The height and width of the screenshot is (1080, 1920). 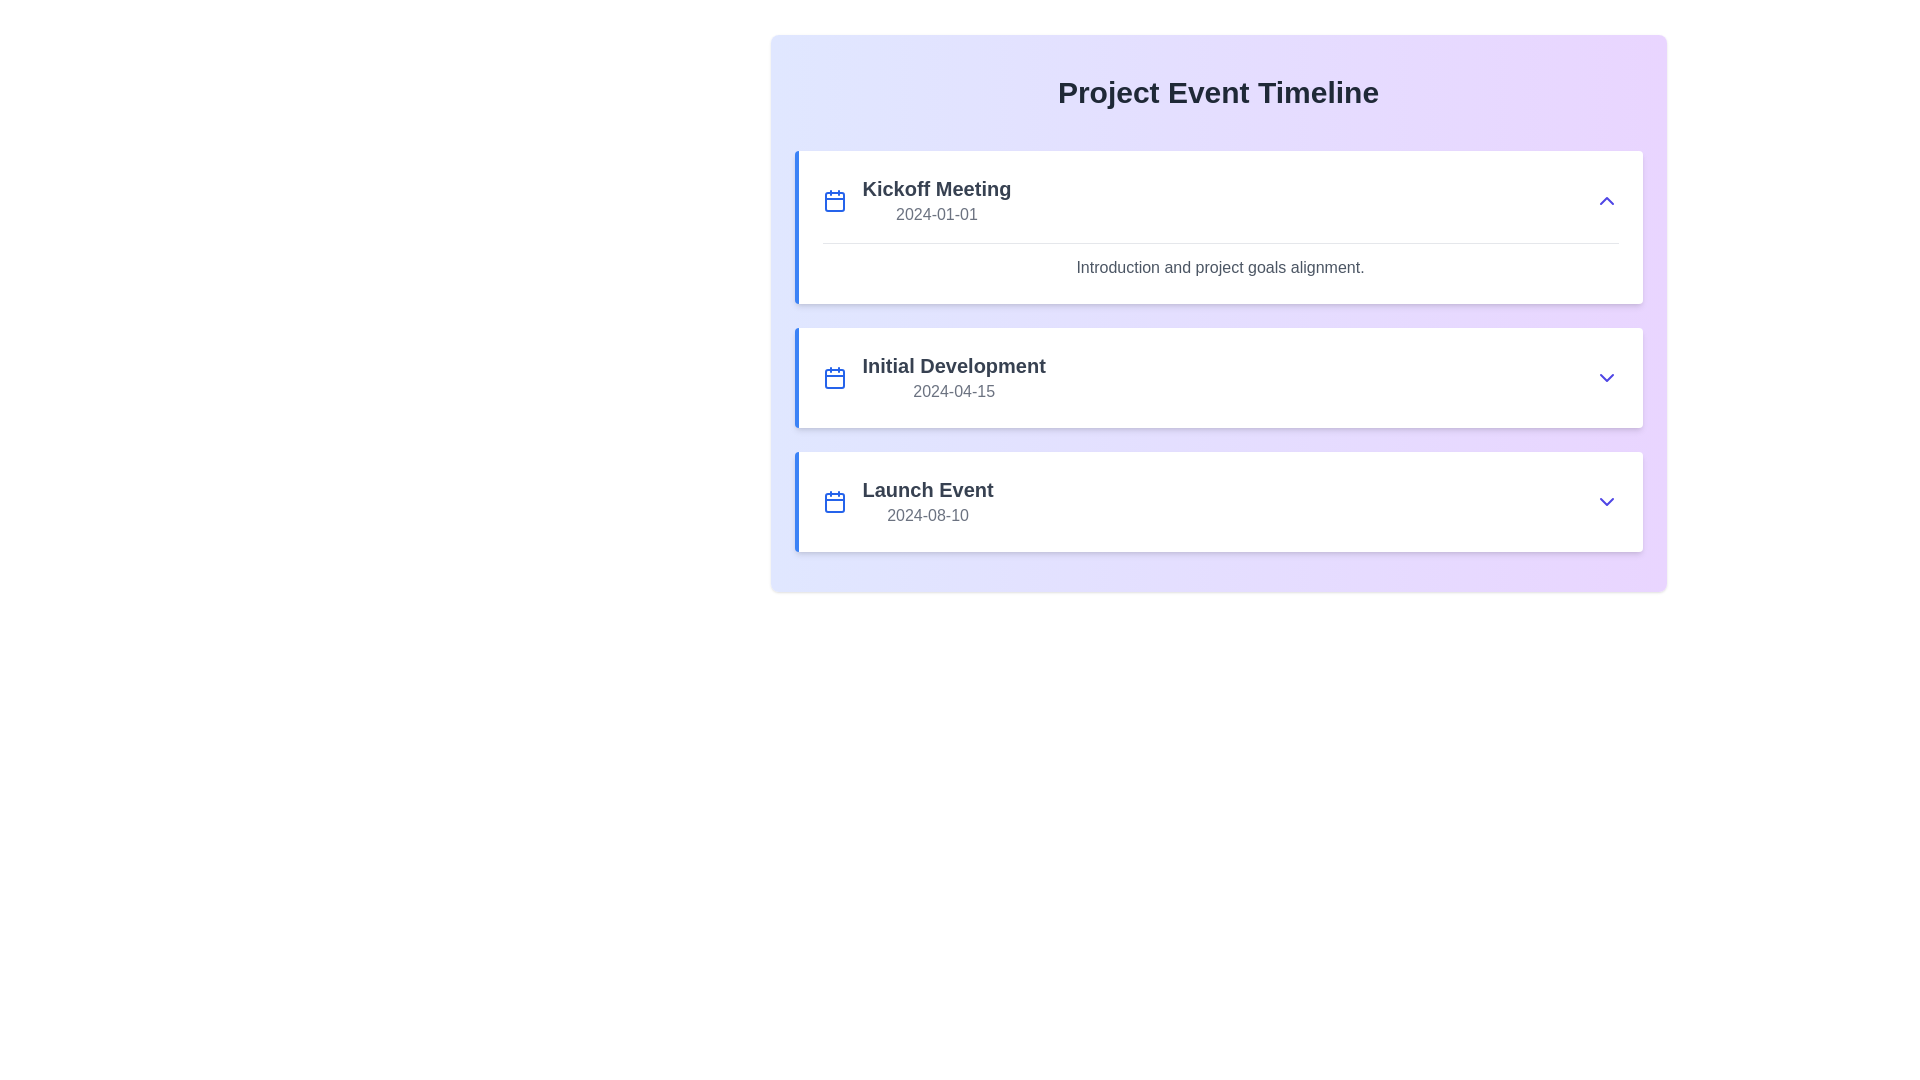 What do you see at coordinates (927, 500) in the screenshot?
I see `the 'Launch Event' text display component which includes the text 'Launch Event' and '2024-08-10', positioned to the right of a blue calendar icon` at bounding box center [927, 500].